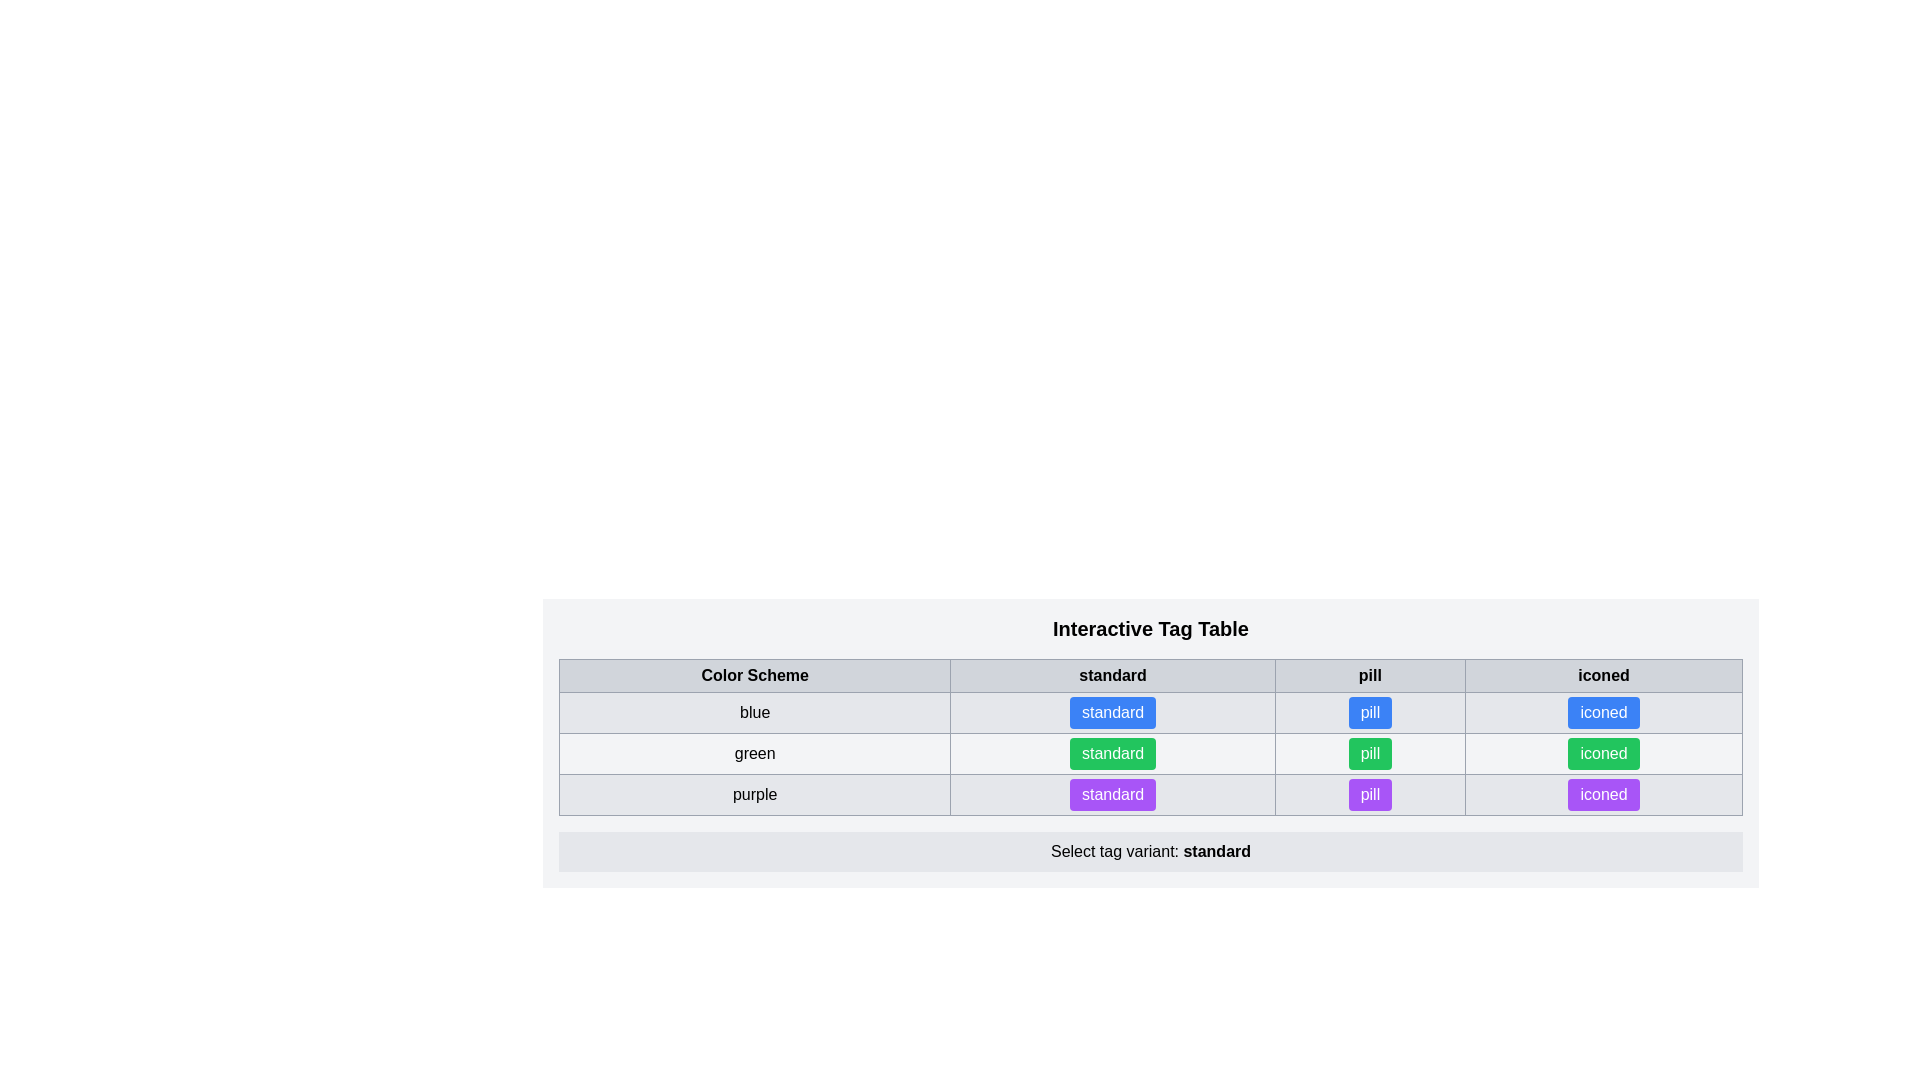 The image size is (1920, 1080). What do you see at coordinates (1151, 852) in the screenshot?
I see `the text label that contains the phrase 'Select tag variant:' followed by 'standard', which is located below the 'Interactive Tag Table'` at bounding box center [1151, 852].